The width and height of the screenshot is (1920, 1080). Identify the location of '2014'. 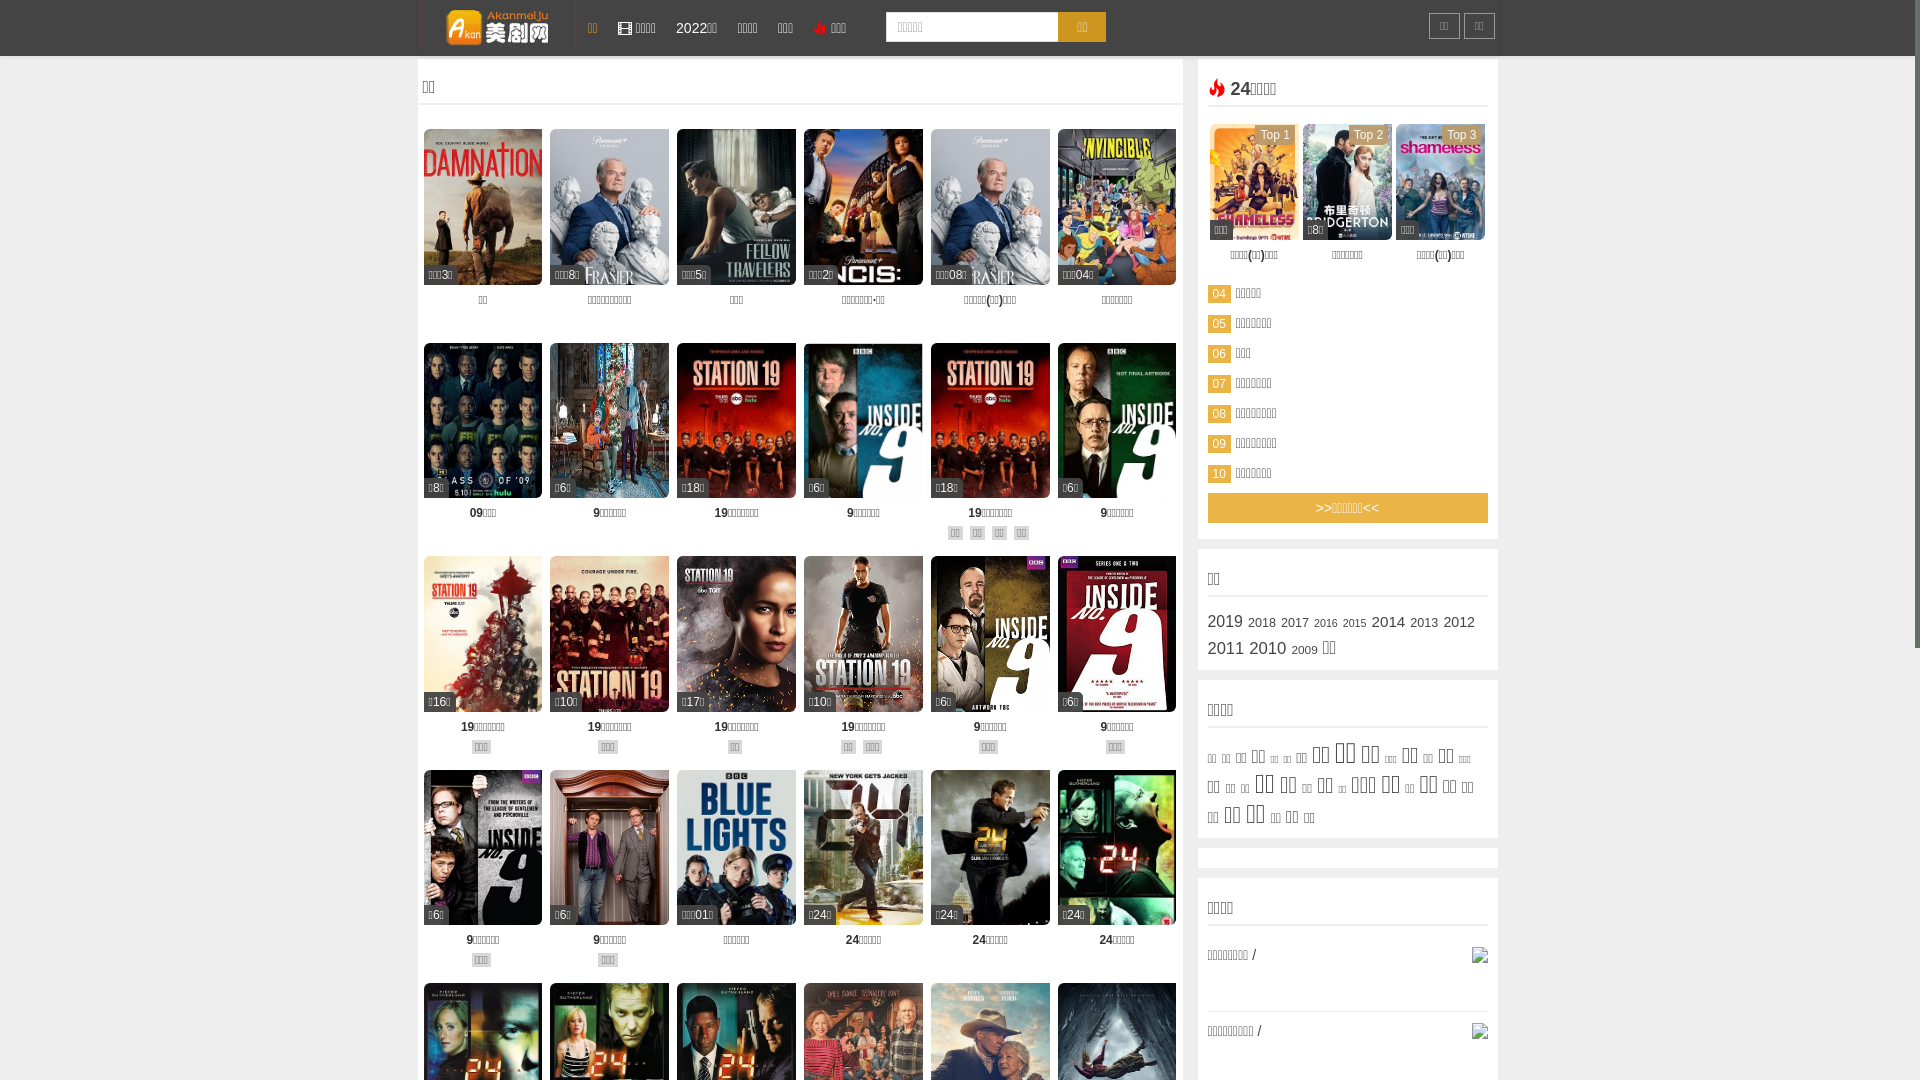
(1386, 620).